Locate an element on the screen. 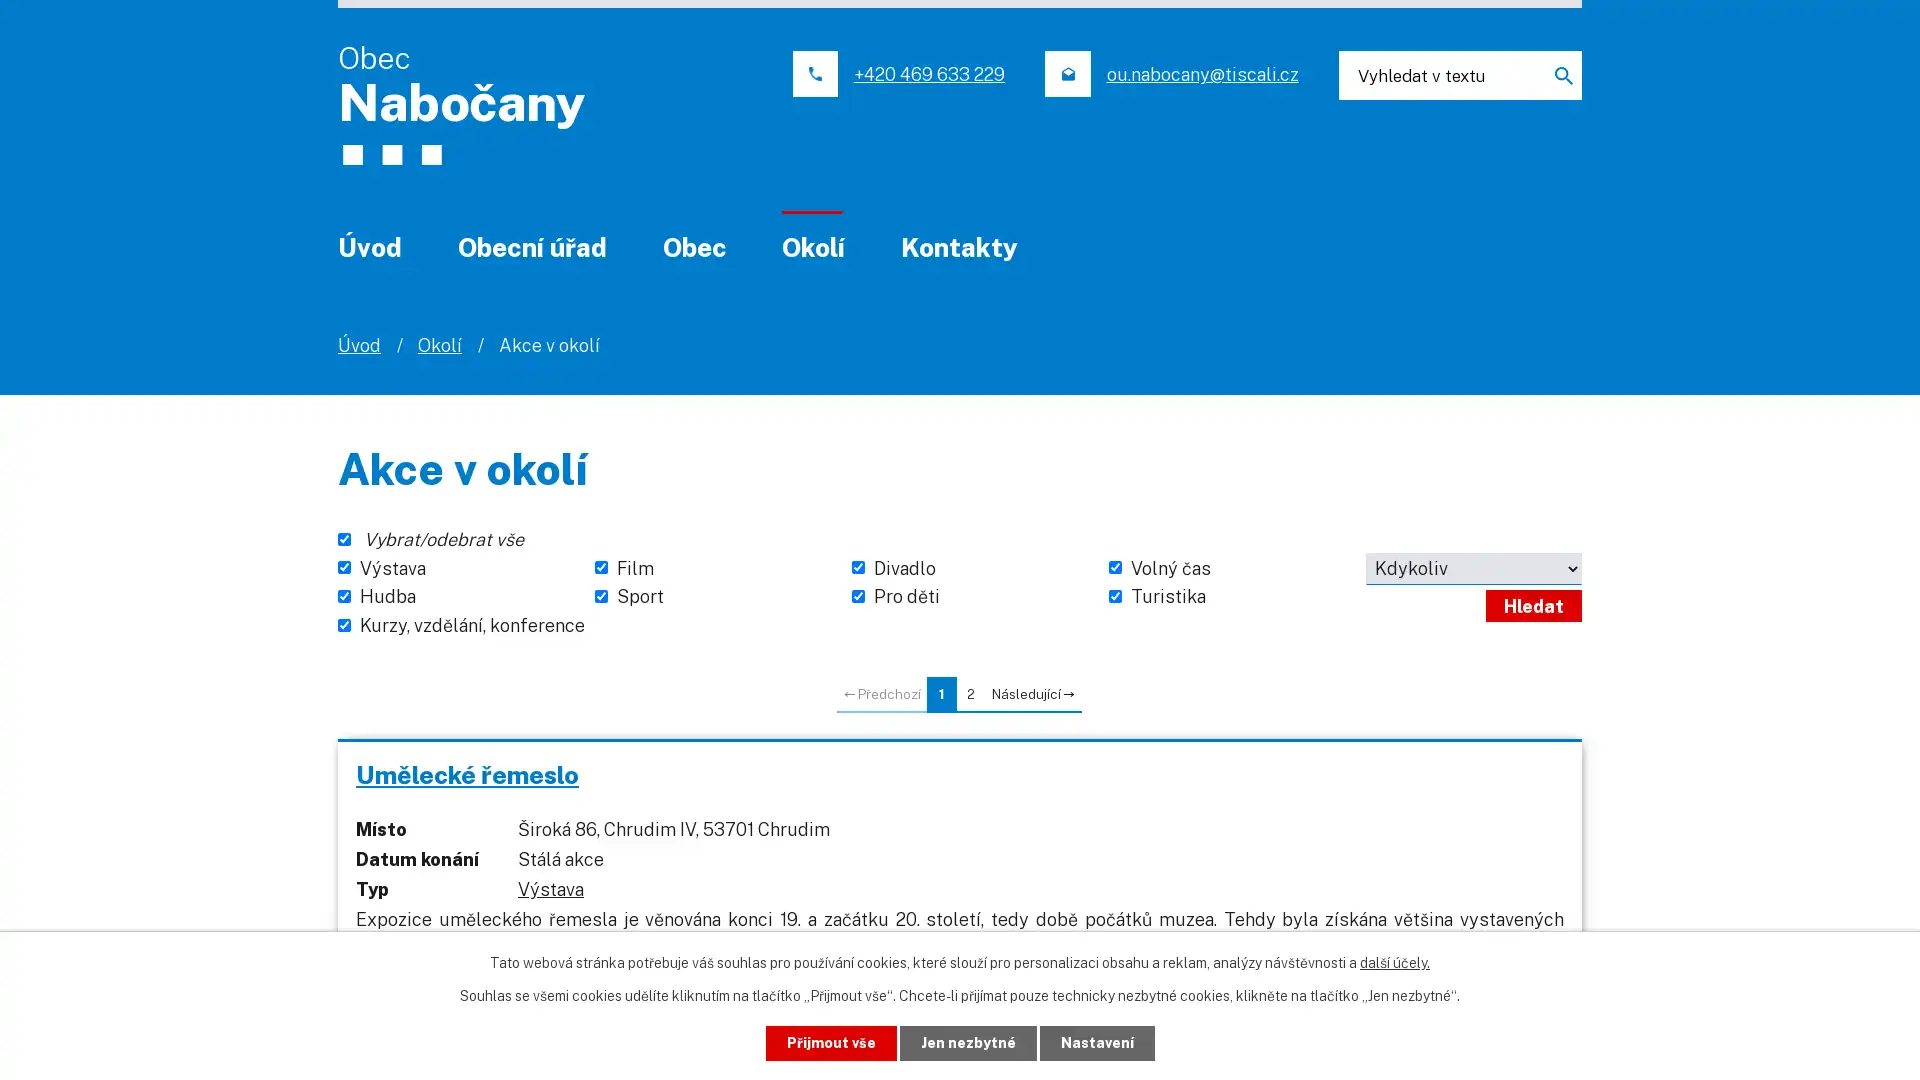 The image size is (1920, 1080). Hledat is located at coordinates (1533, 604).